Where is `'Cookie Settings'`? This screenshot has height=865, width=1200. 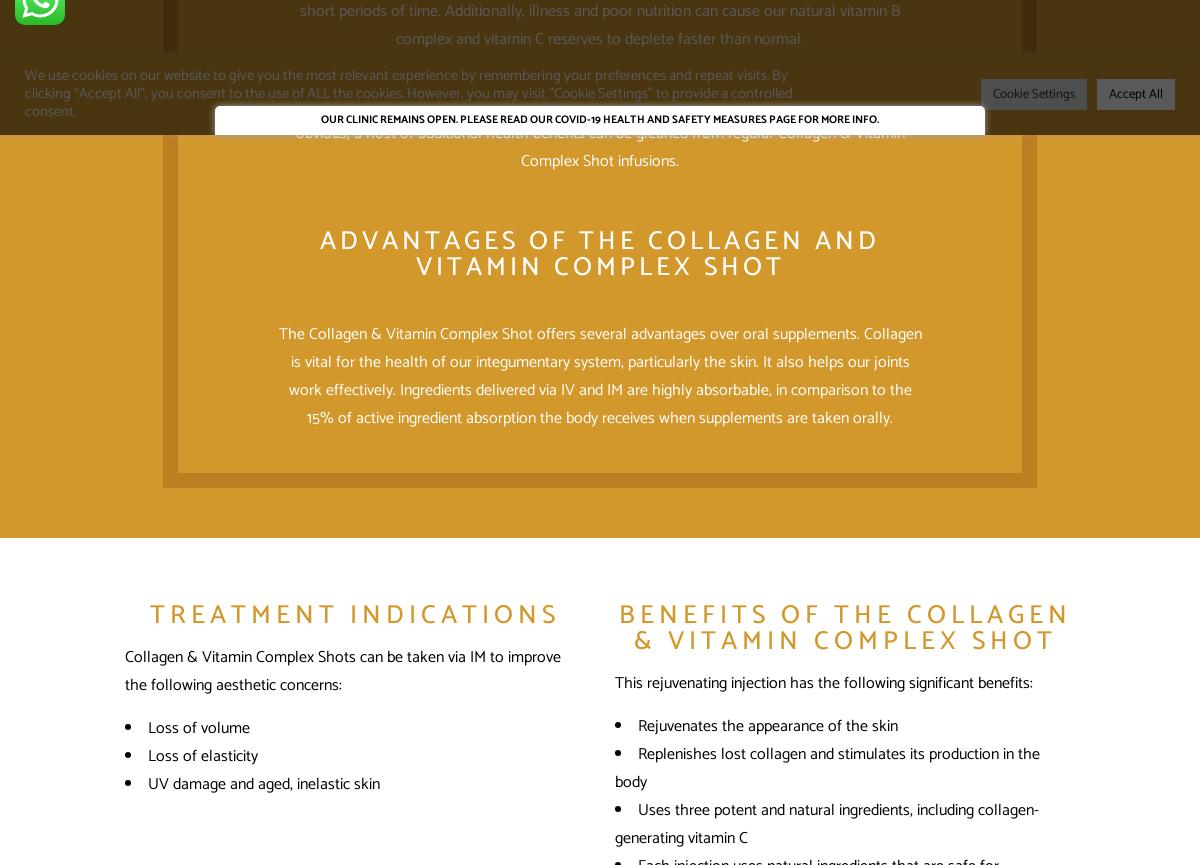
'Cookie Settings' is located at coordinates (1034, 93).